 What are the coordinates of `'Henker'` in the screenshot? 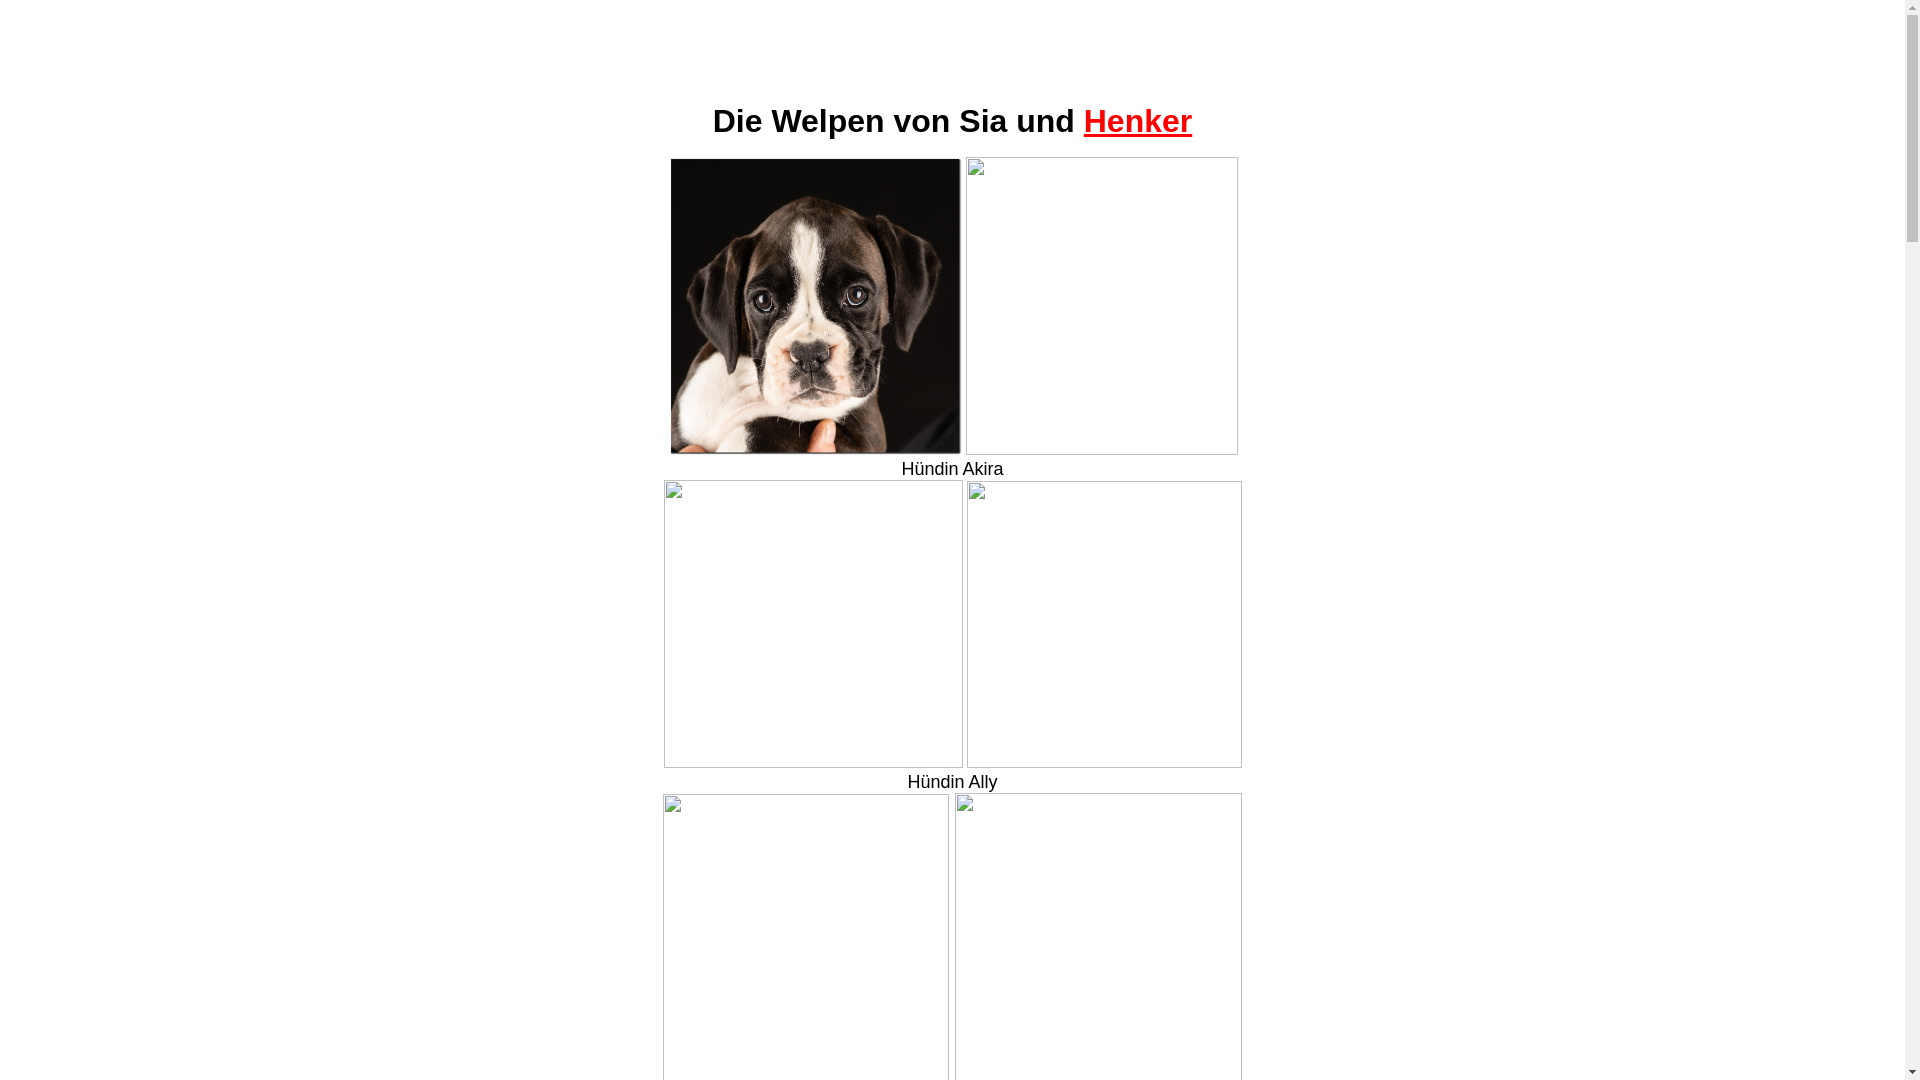 It's located at (1138, 120).